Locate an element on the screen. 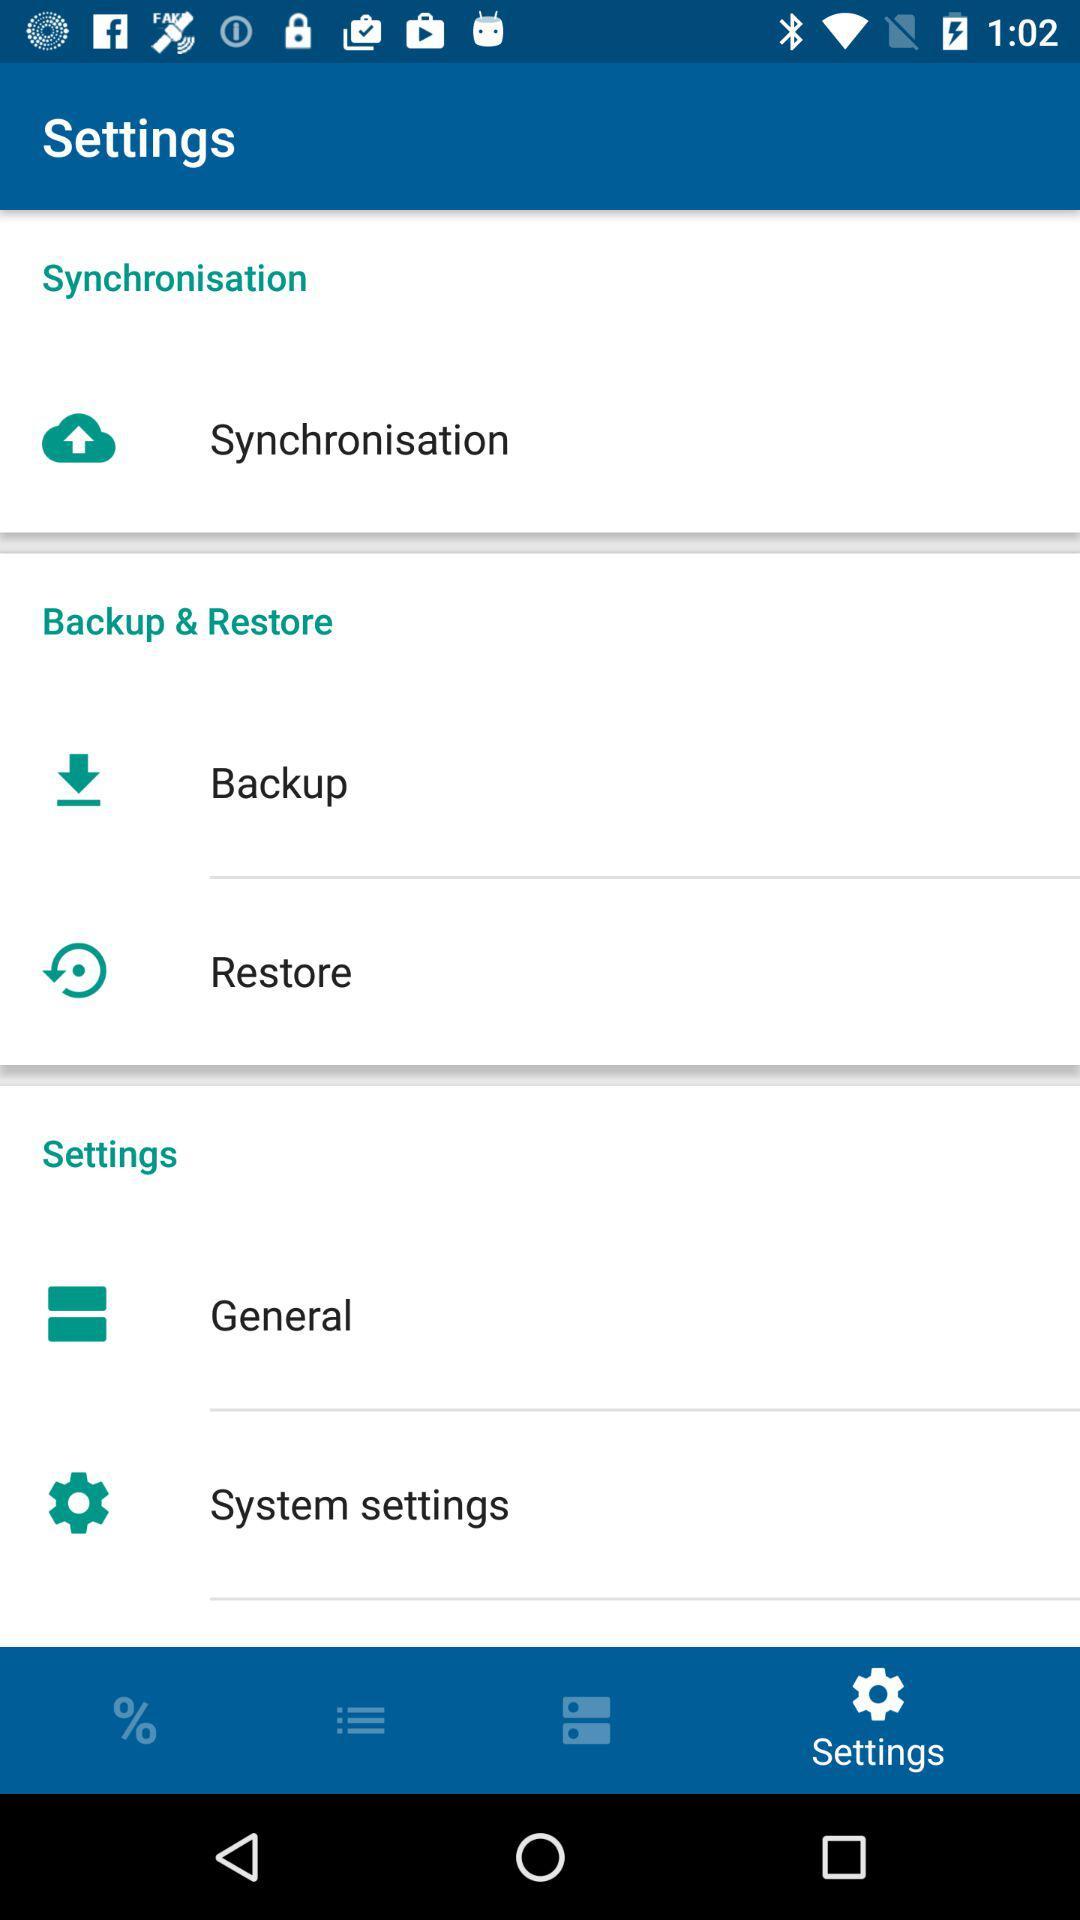 This screenshot has width=1080, height=1920. item below the settings item is located at coordinates (540, 1314).